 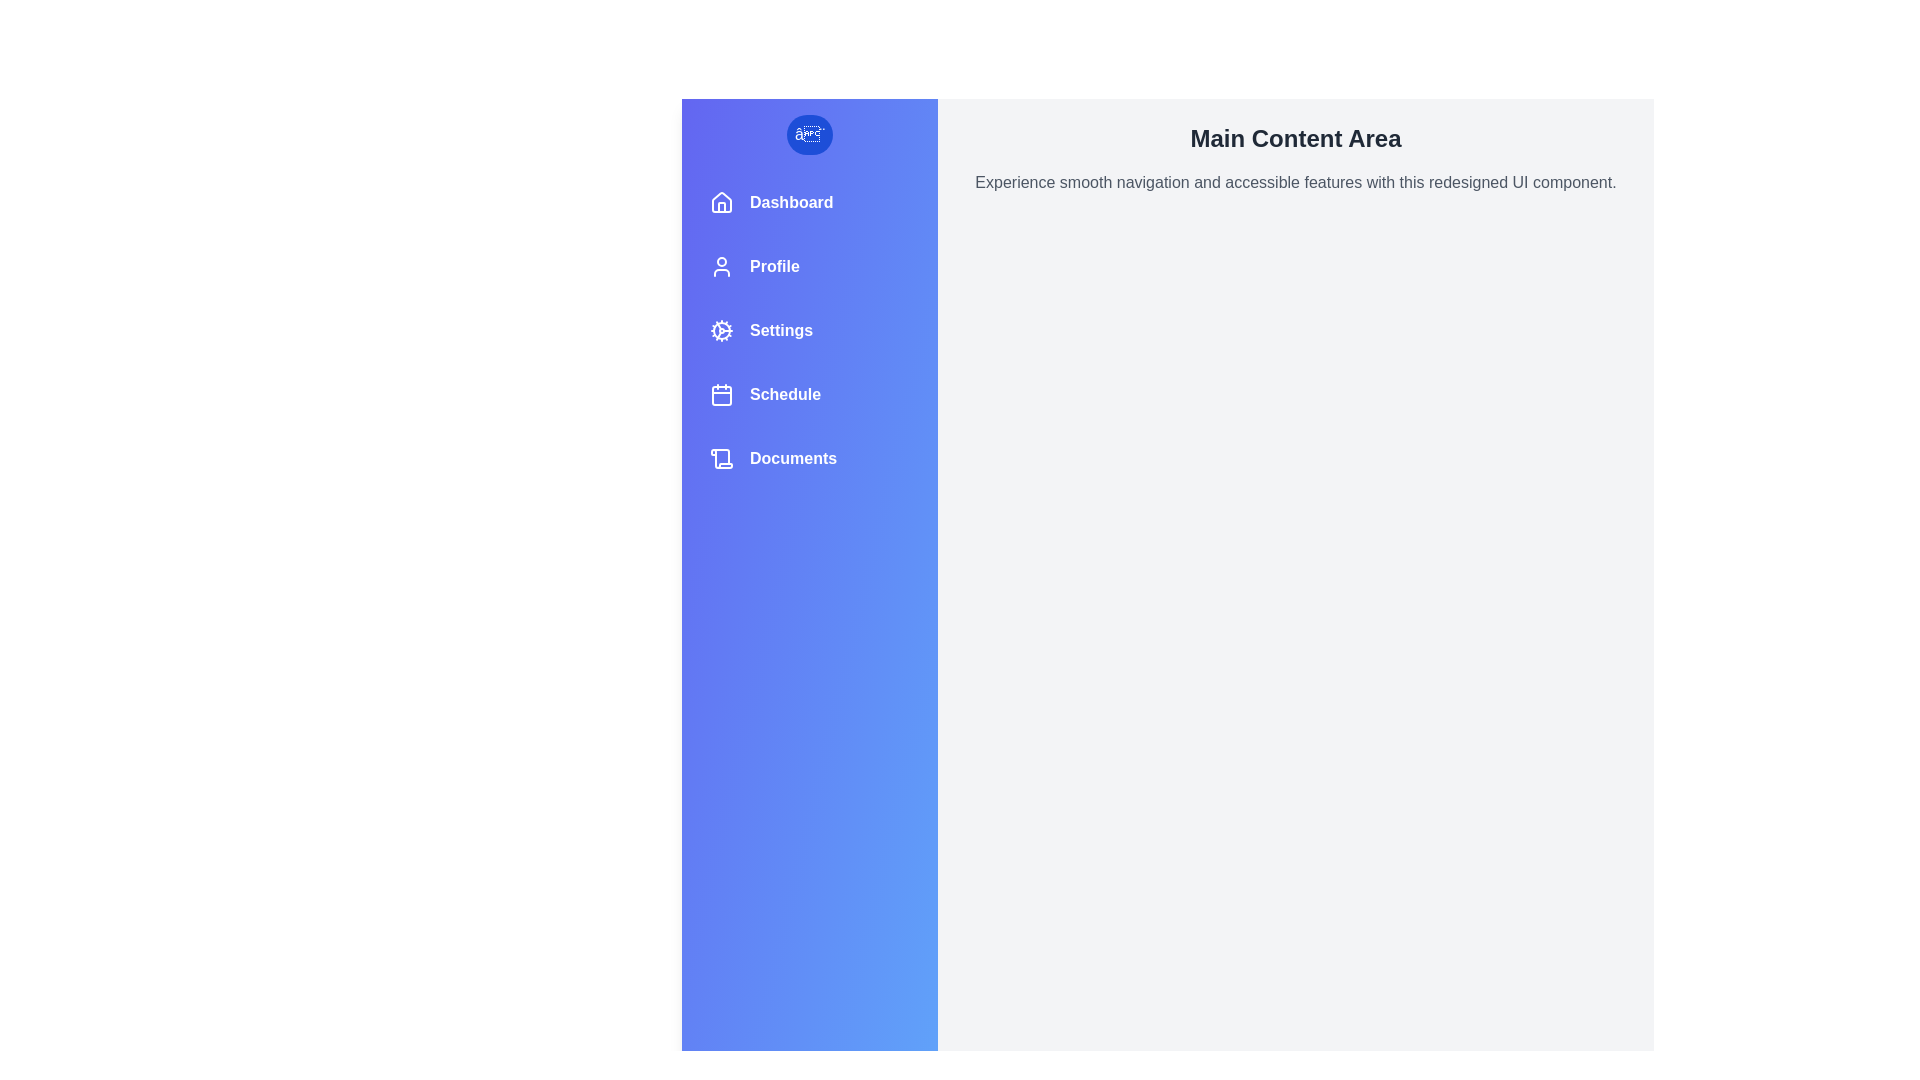 I want to click on the navigation item labeled 'Schedule' to observe the hover effect, so click(x=810, y=394).